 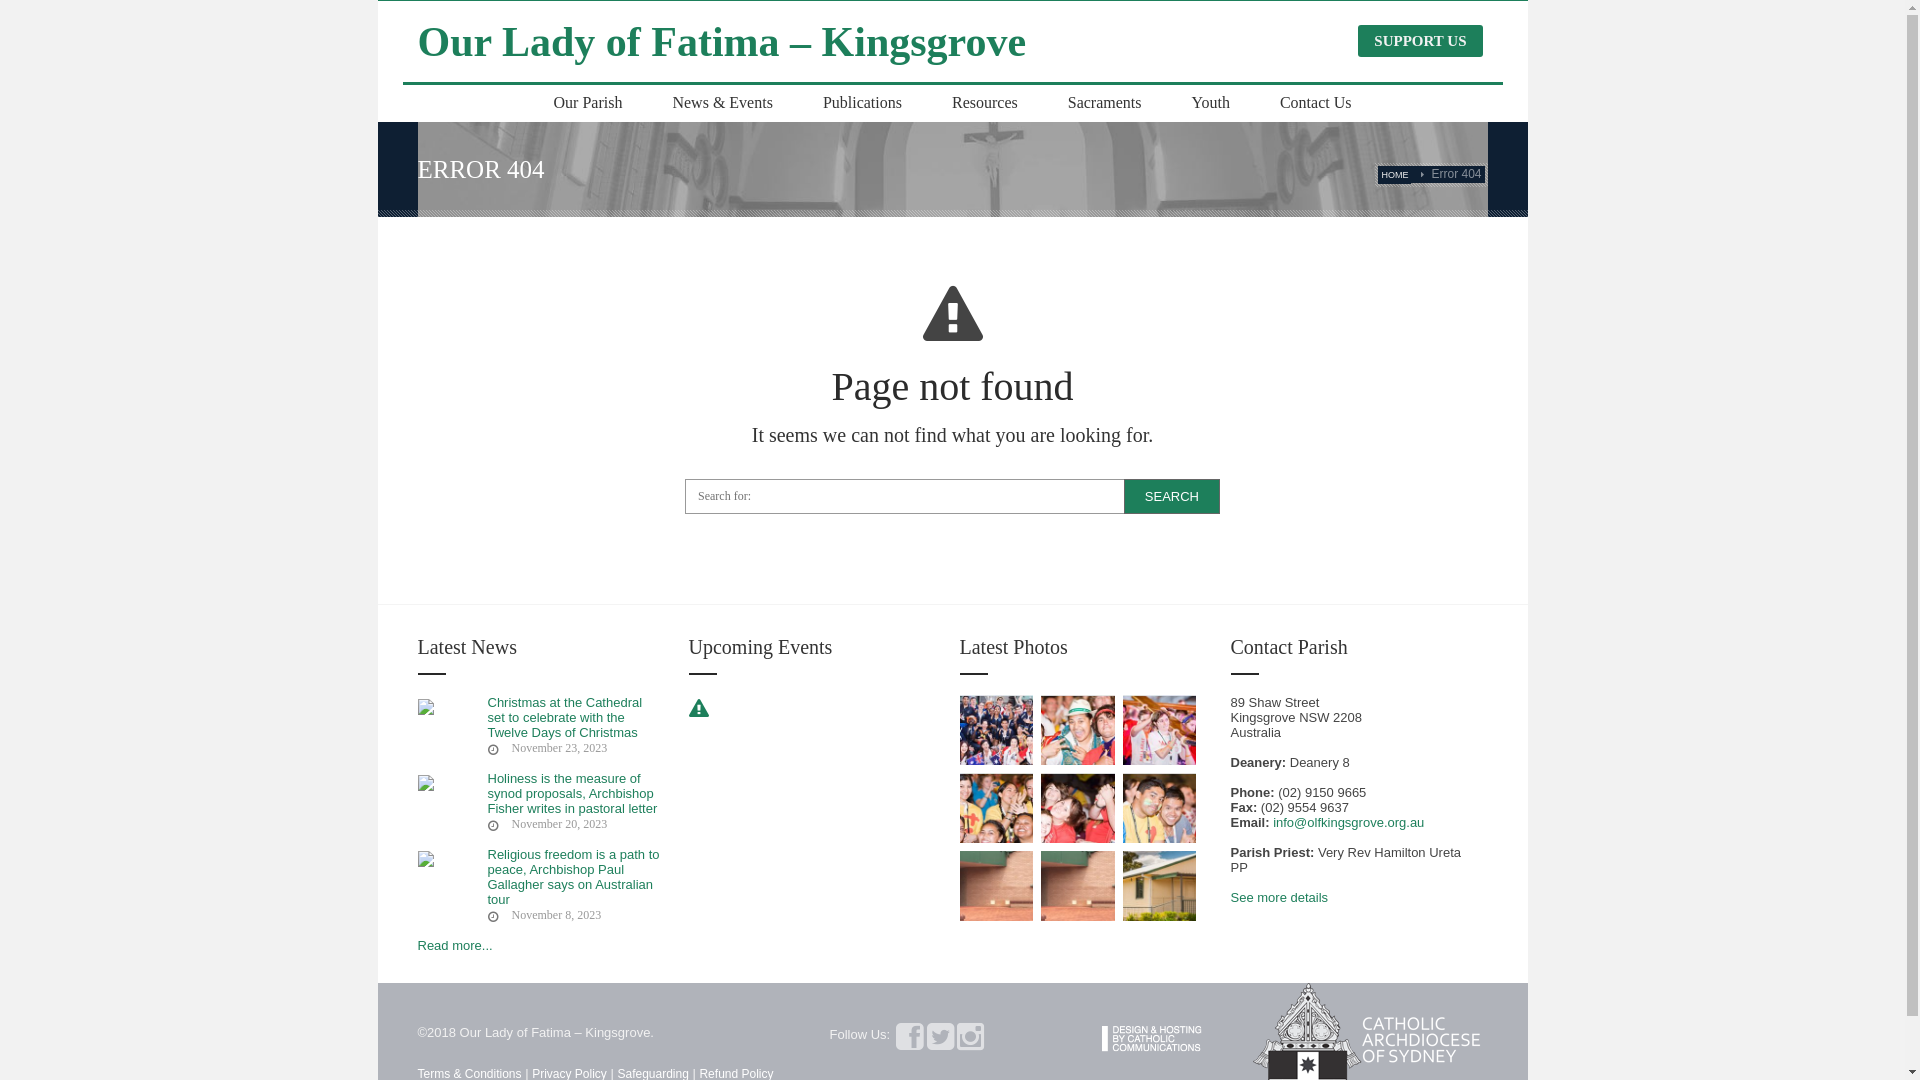 I want to click on 'info@olfkingsgrove.org.au', so click(x=1348, y=822).